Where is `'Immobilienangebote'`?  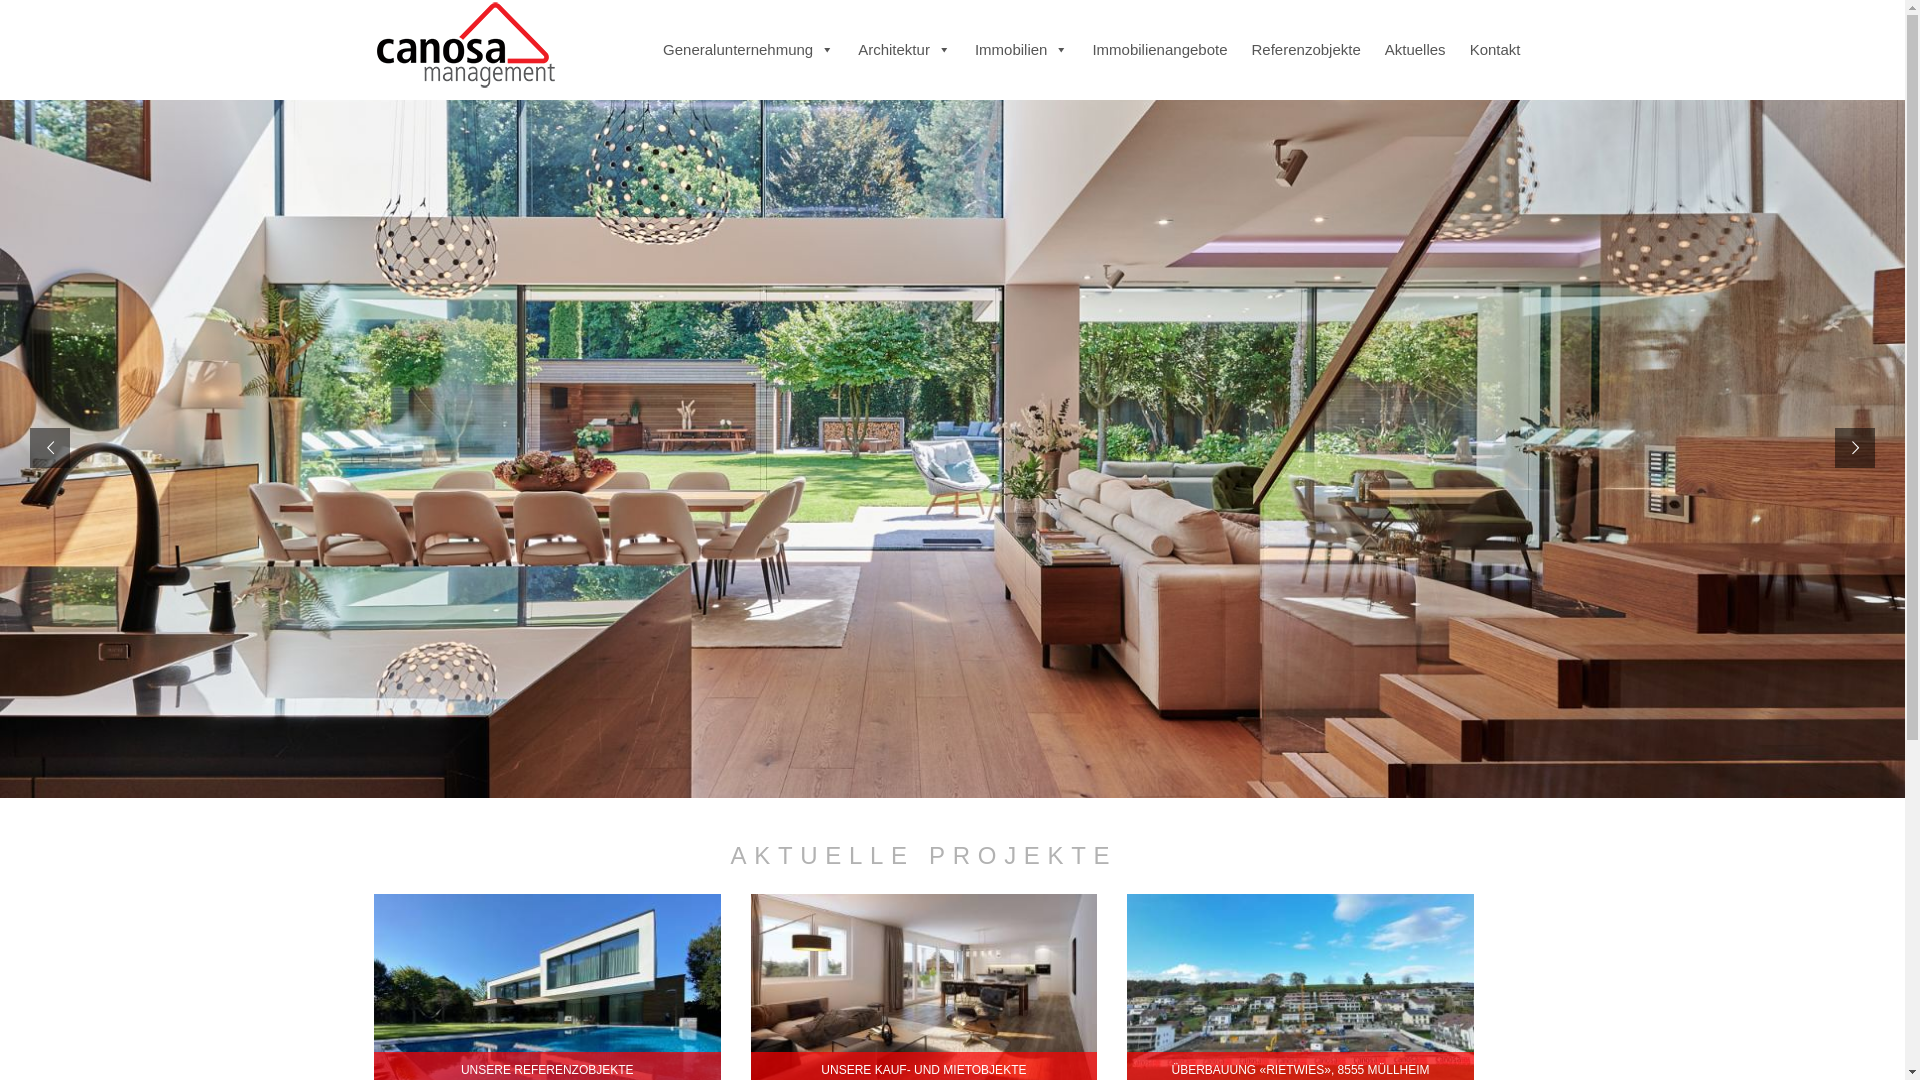
'Immobilienangebote' is located at coordinates (1159, 49).